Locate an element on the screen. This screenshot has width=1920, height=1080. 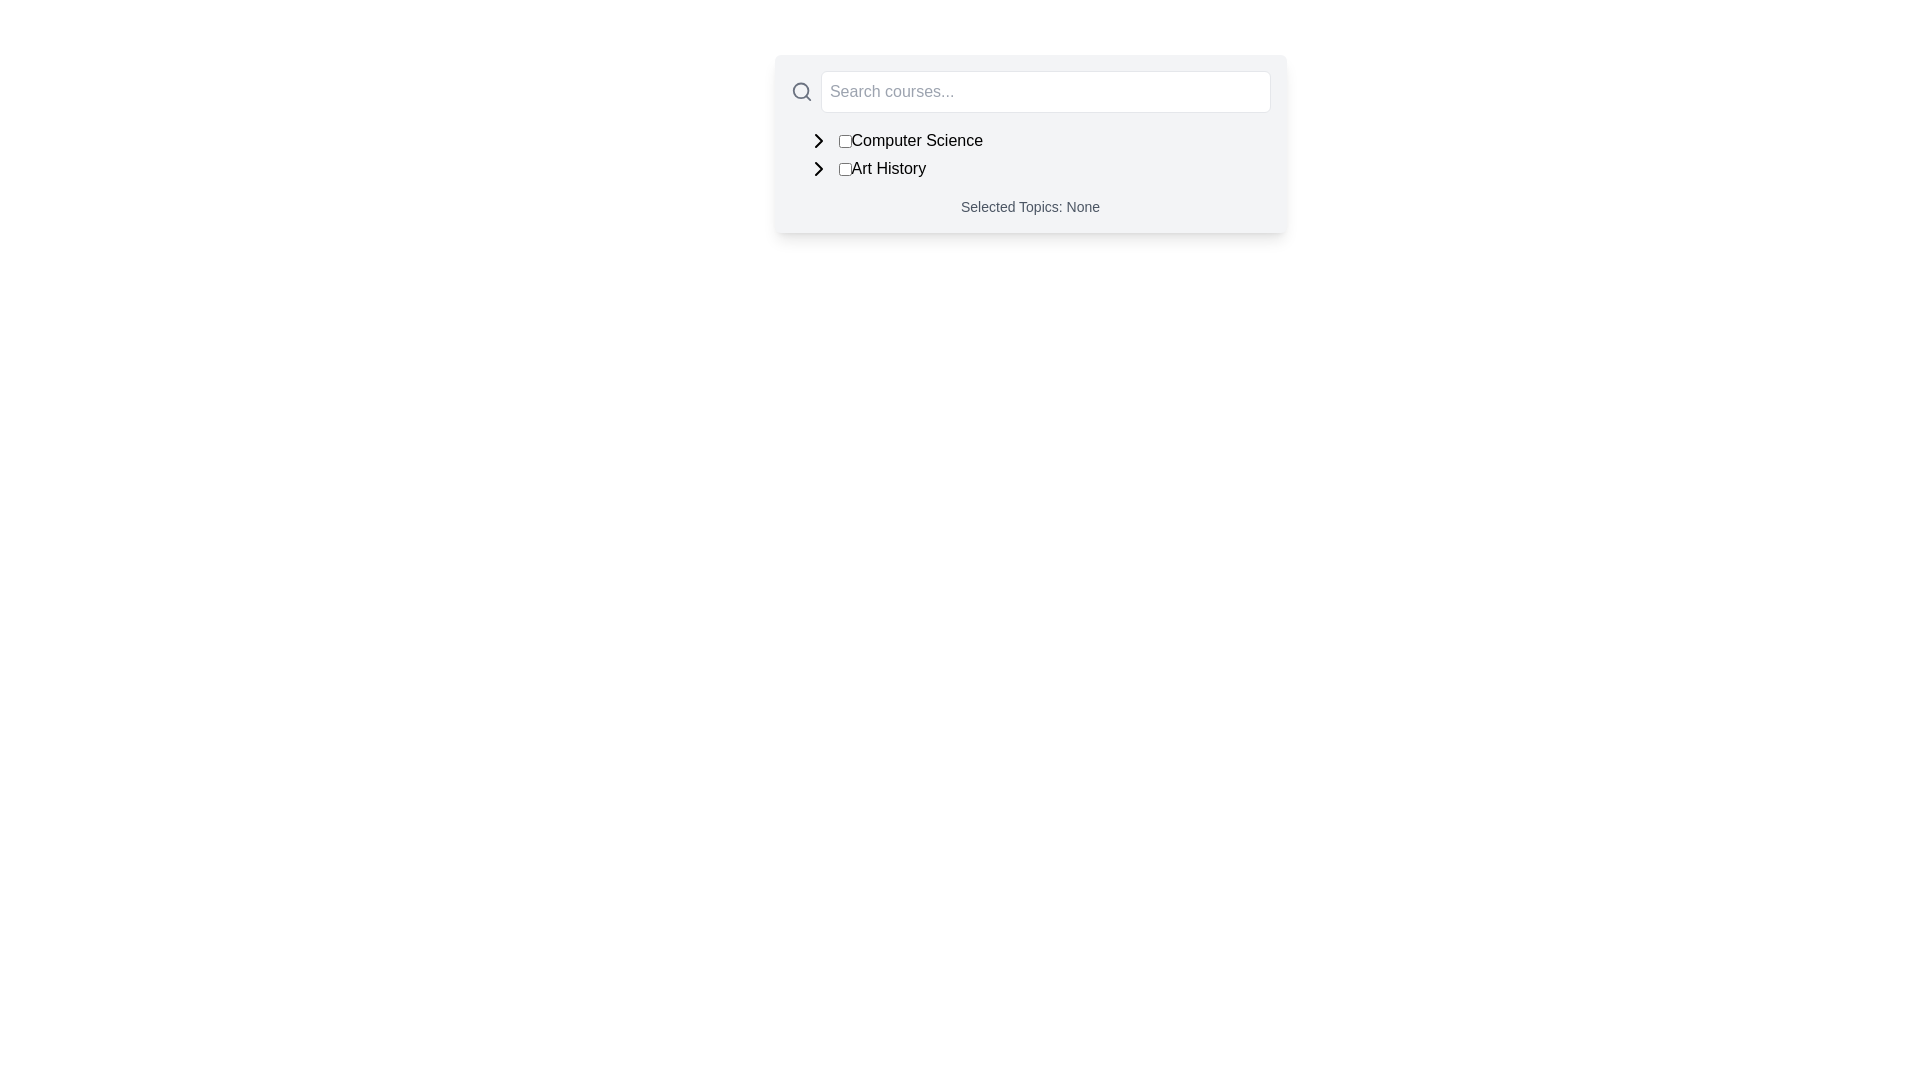
circular part of the search icon, represented by a magnifying glass, located at the top left corner of the search bar, by invoking the developer tools is located at coordinates (800, 91).